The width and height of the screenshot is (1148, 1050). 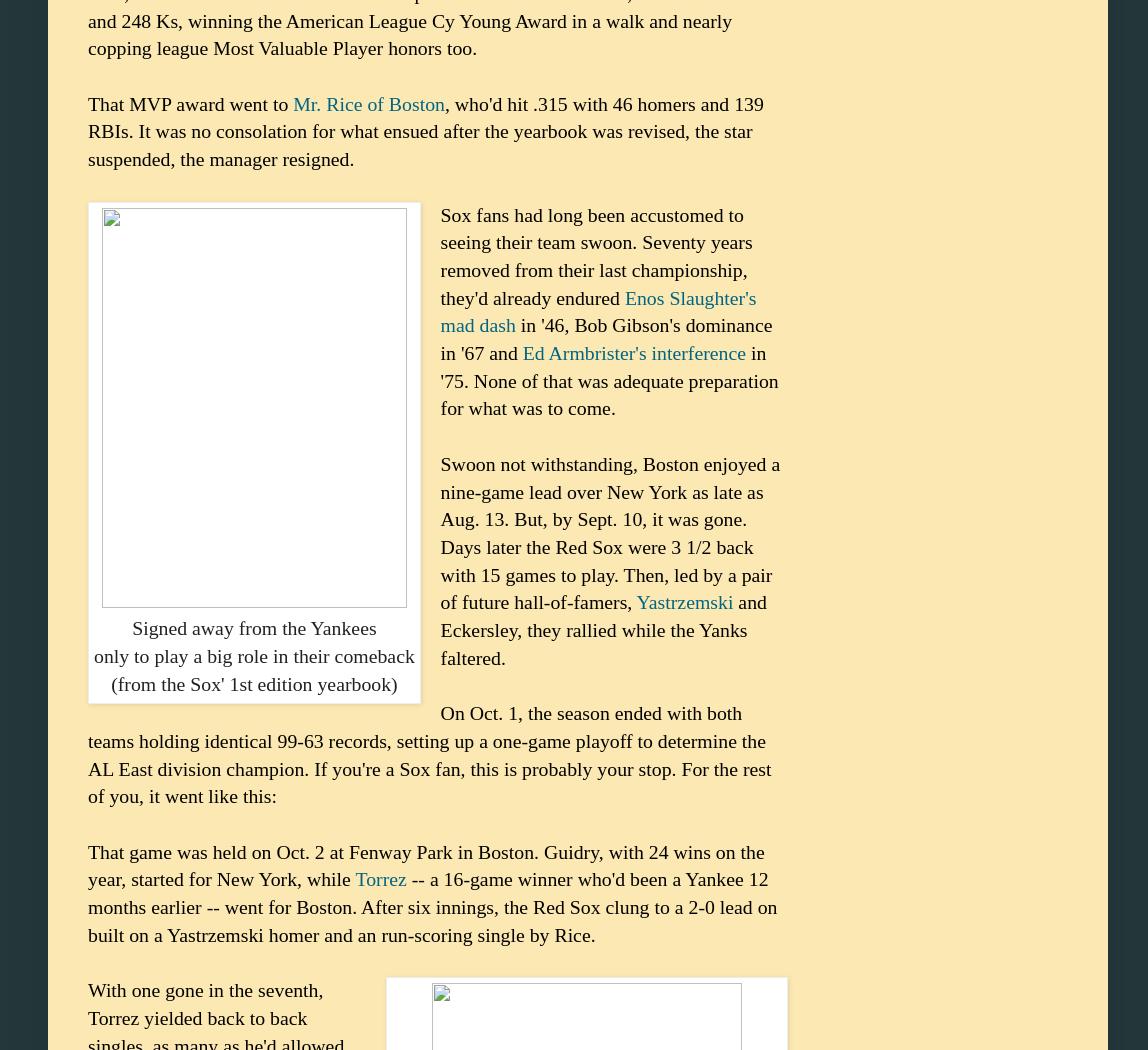 I want to click on 'Enos Slaughter's mad dash', so click(x=597, y=311).